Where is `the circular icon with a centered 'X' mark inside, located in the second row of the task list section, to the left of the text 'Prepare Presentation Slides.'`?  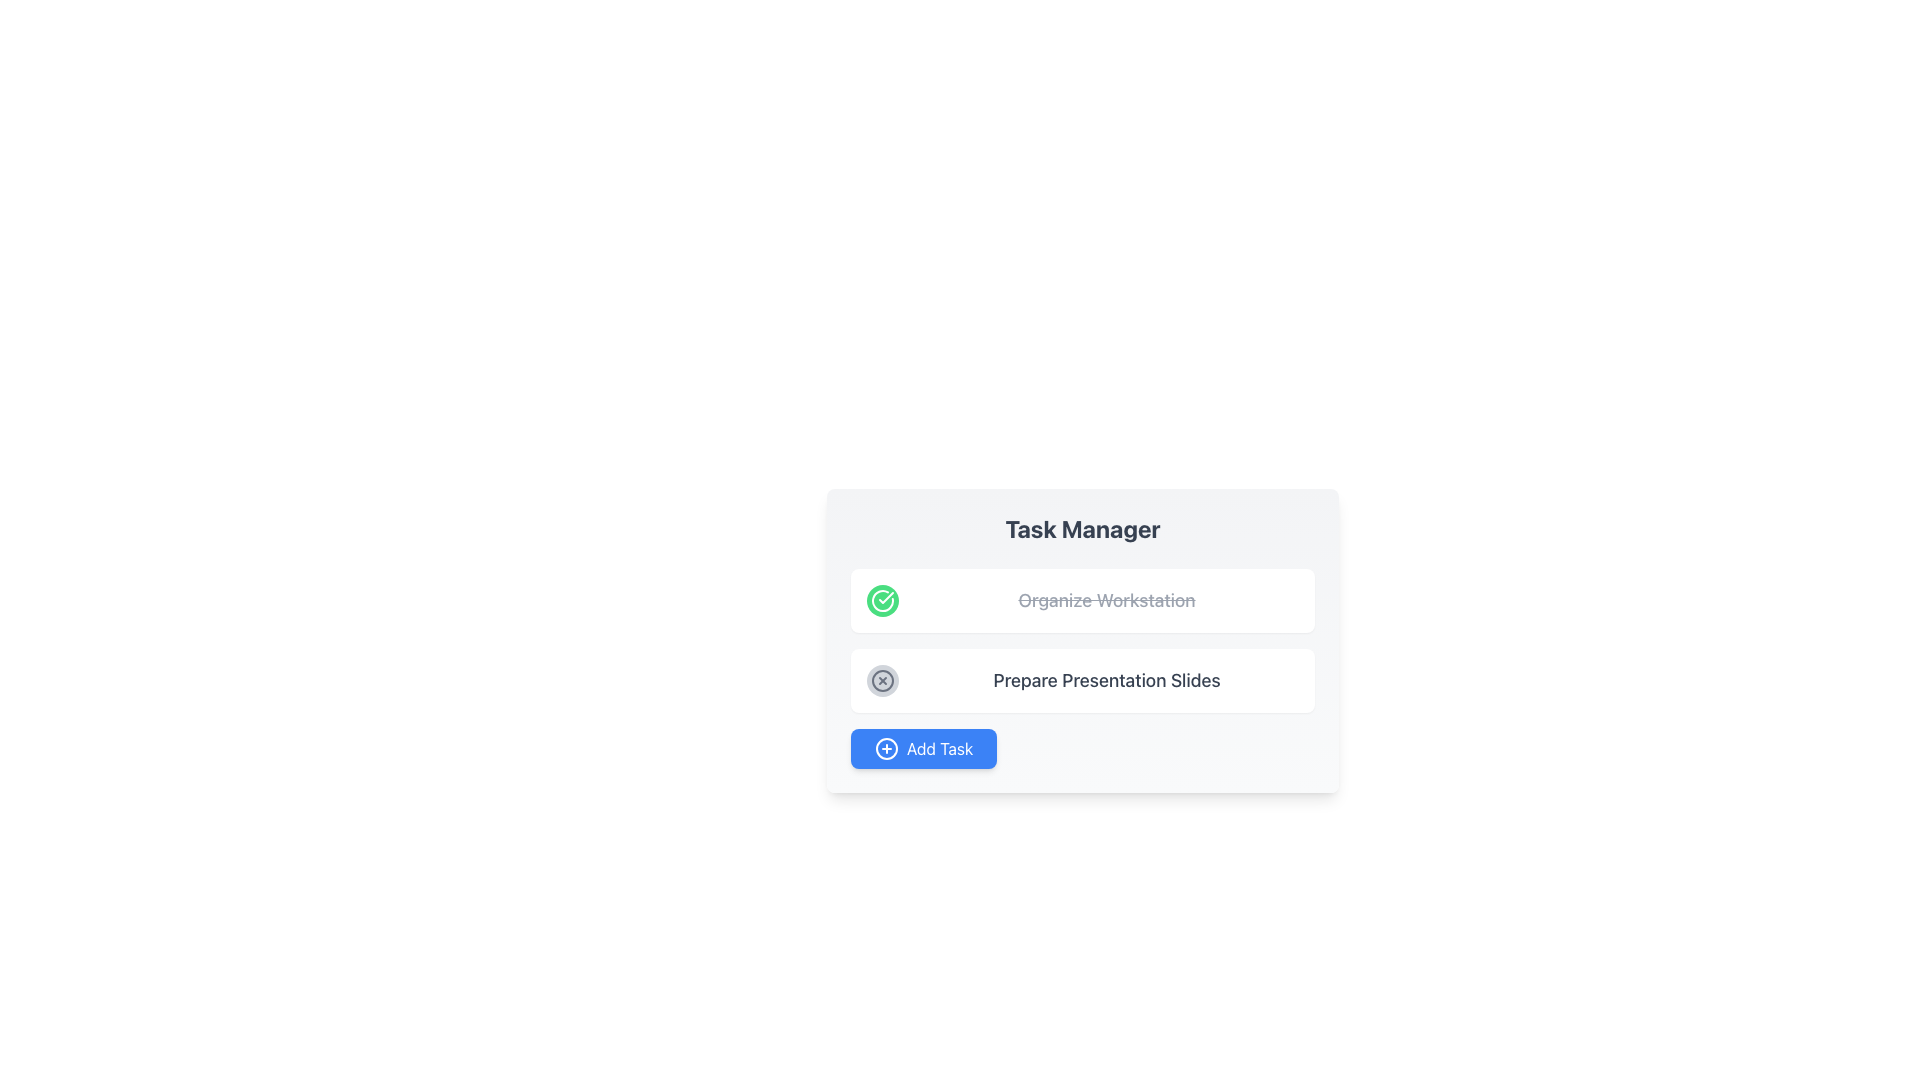 the circular icon with a centered 'X' mark inside, located in the second row of the task list section, to the left of the text 'Prepare Presentation Slides.' is located at coordinates (882, 680).